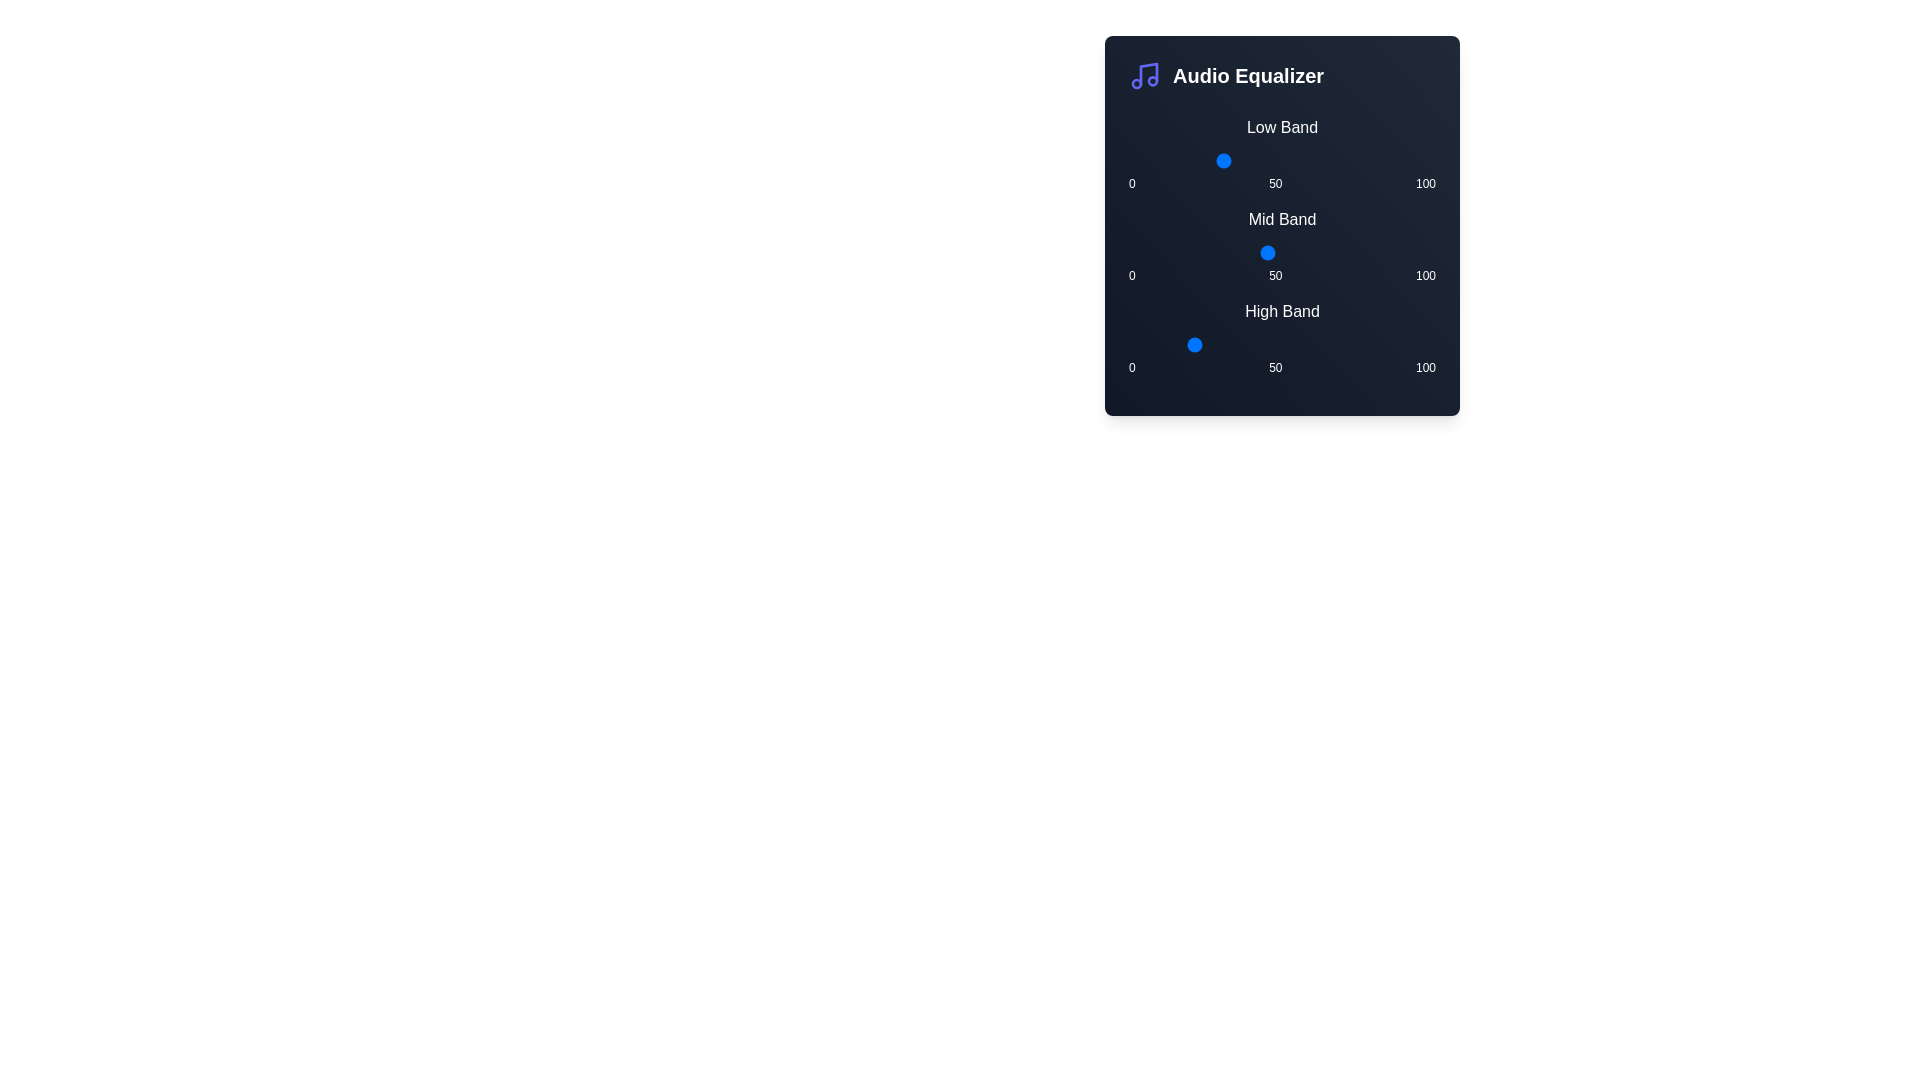 The width and height of the screenshot is (1920, 1080). Describe the element at coordinates (1217, 252) in the screenshot. I see `the Mid Band slider to set its value to 29` at that location.